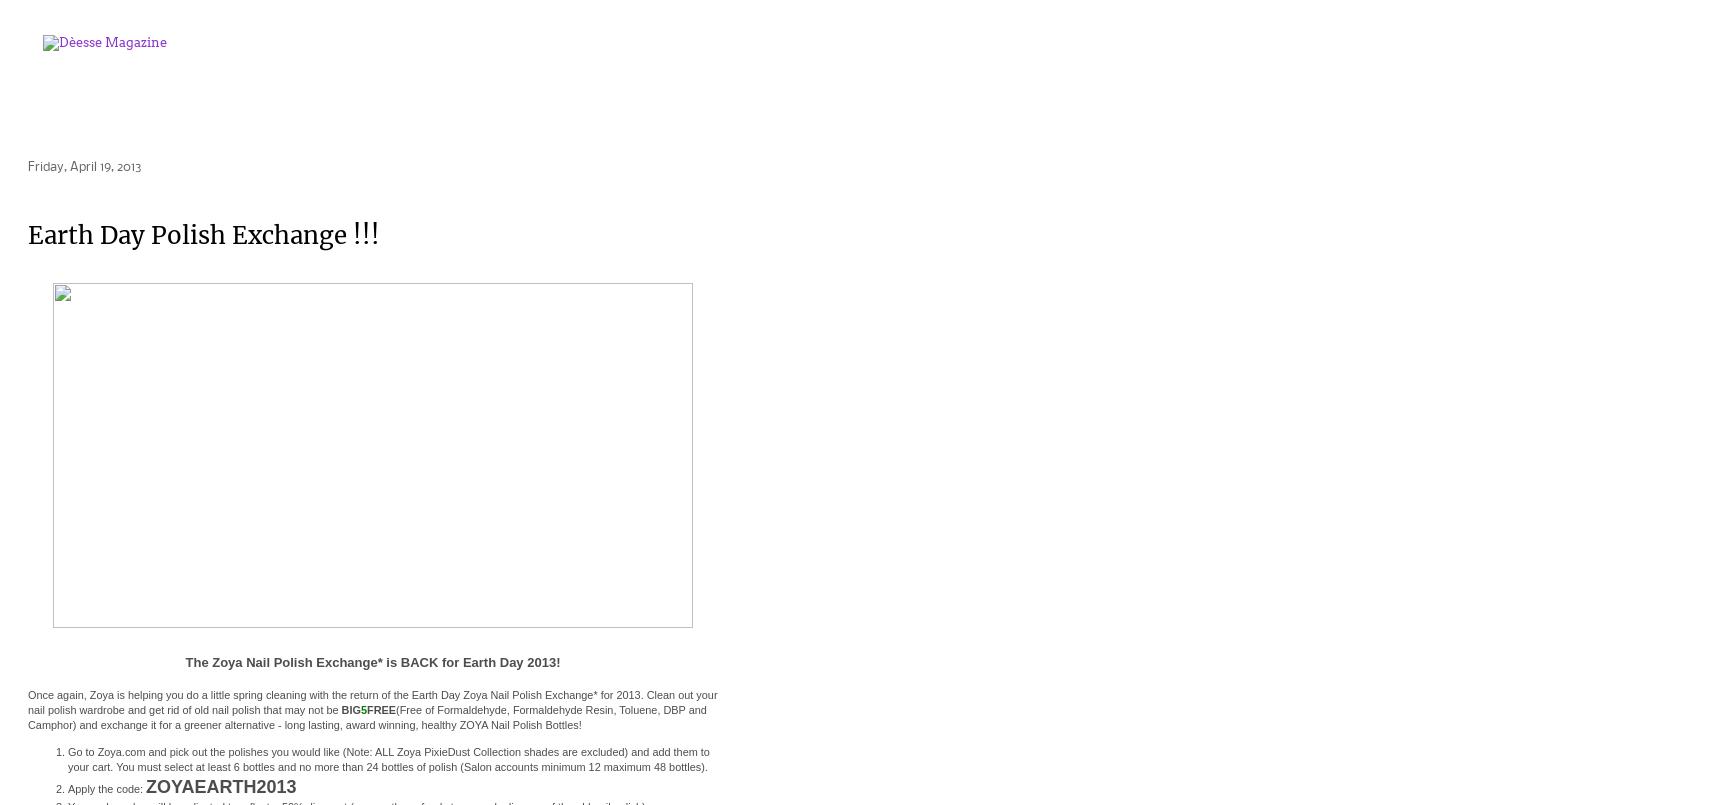 The image size is (1709, 805). Describe the element at coordinates (371, 701) in the screenshot. I see `'Once again, Zoya is helping you do a little spring cleaning with the return of the Earth Day Zoya Nail Polish Exchange* for 2013. Clean out your nail polish wardrobe and get rid of old nail polish that may not be'` at that location.